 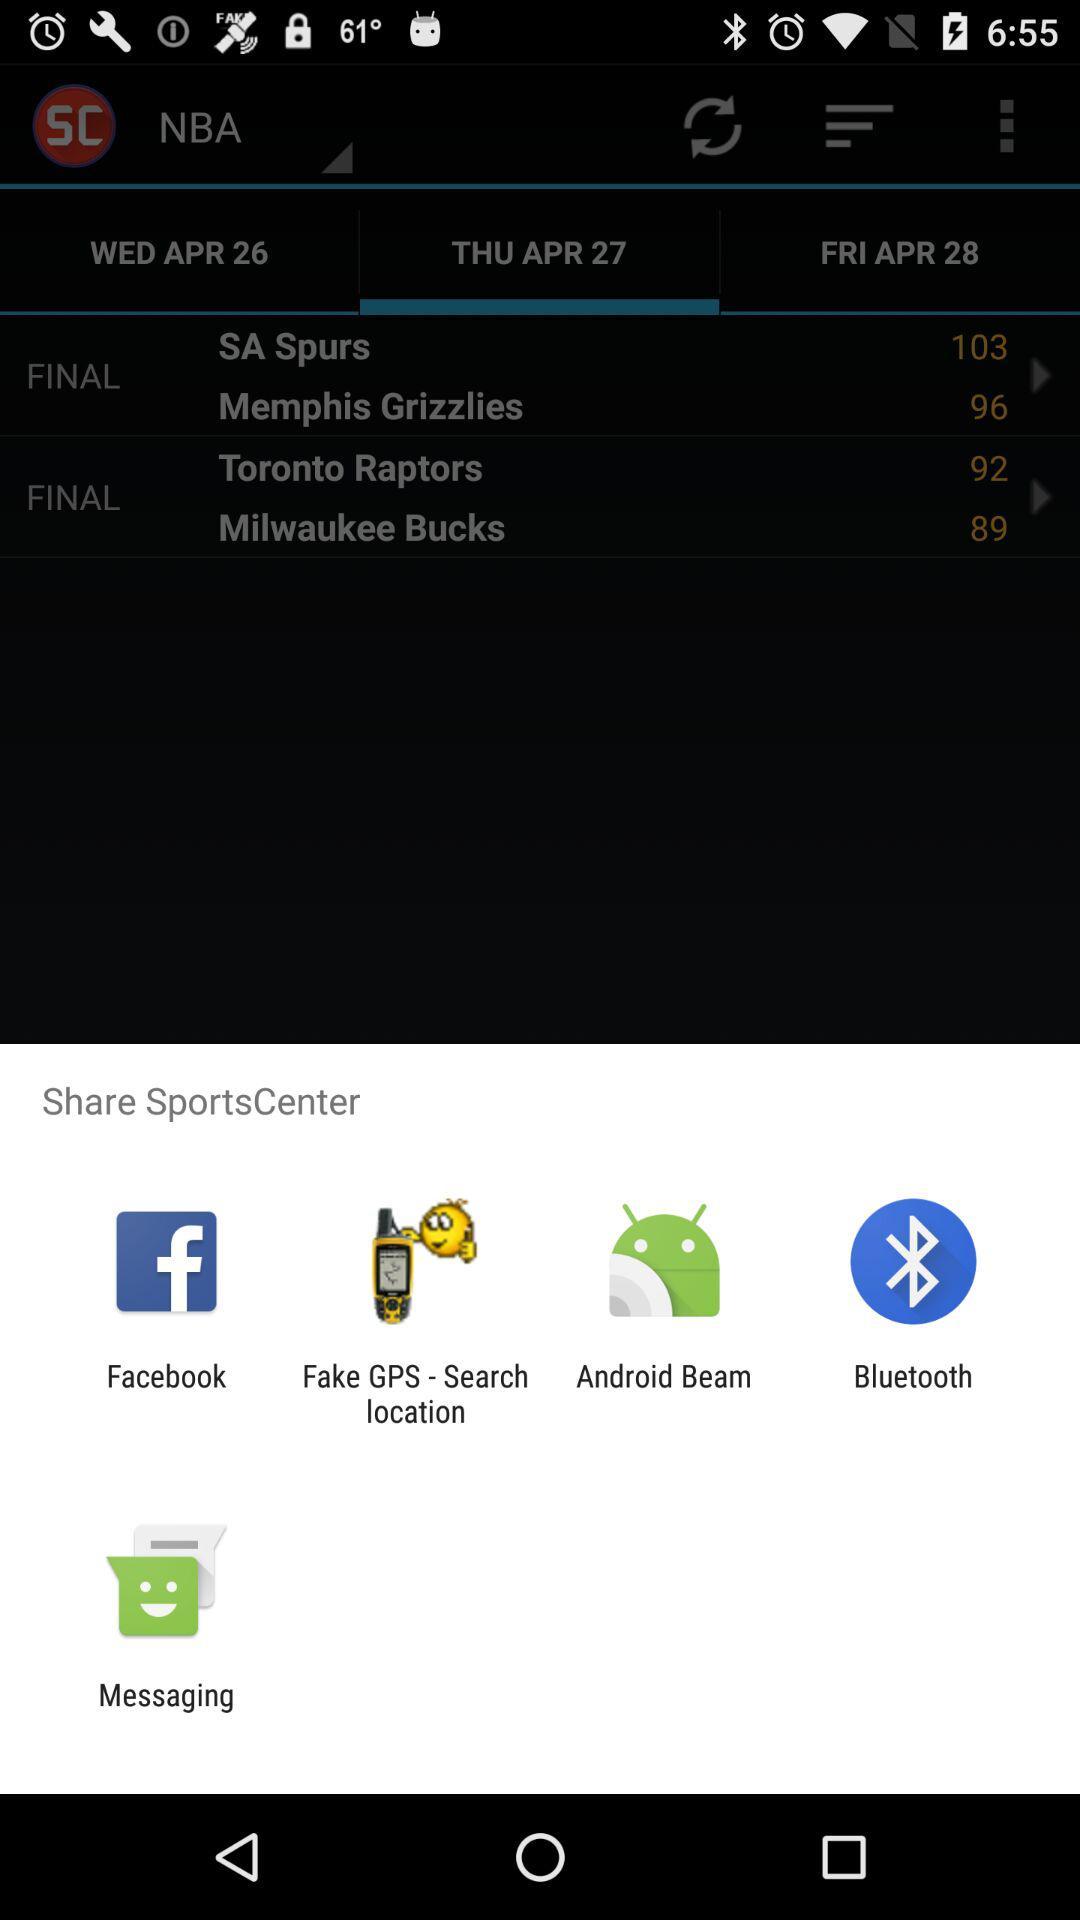 I want to click on icon to the right of facebook app, so click(x=414, y=1392).